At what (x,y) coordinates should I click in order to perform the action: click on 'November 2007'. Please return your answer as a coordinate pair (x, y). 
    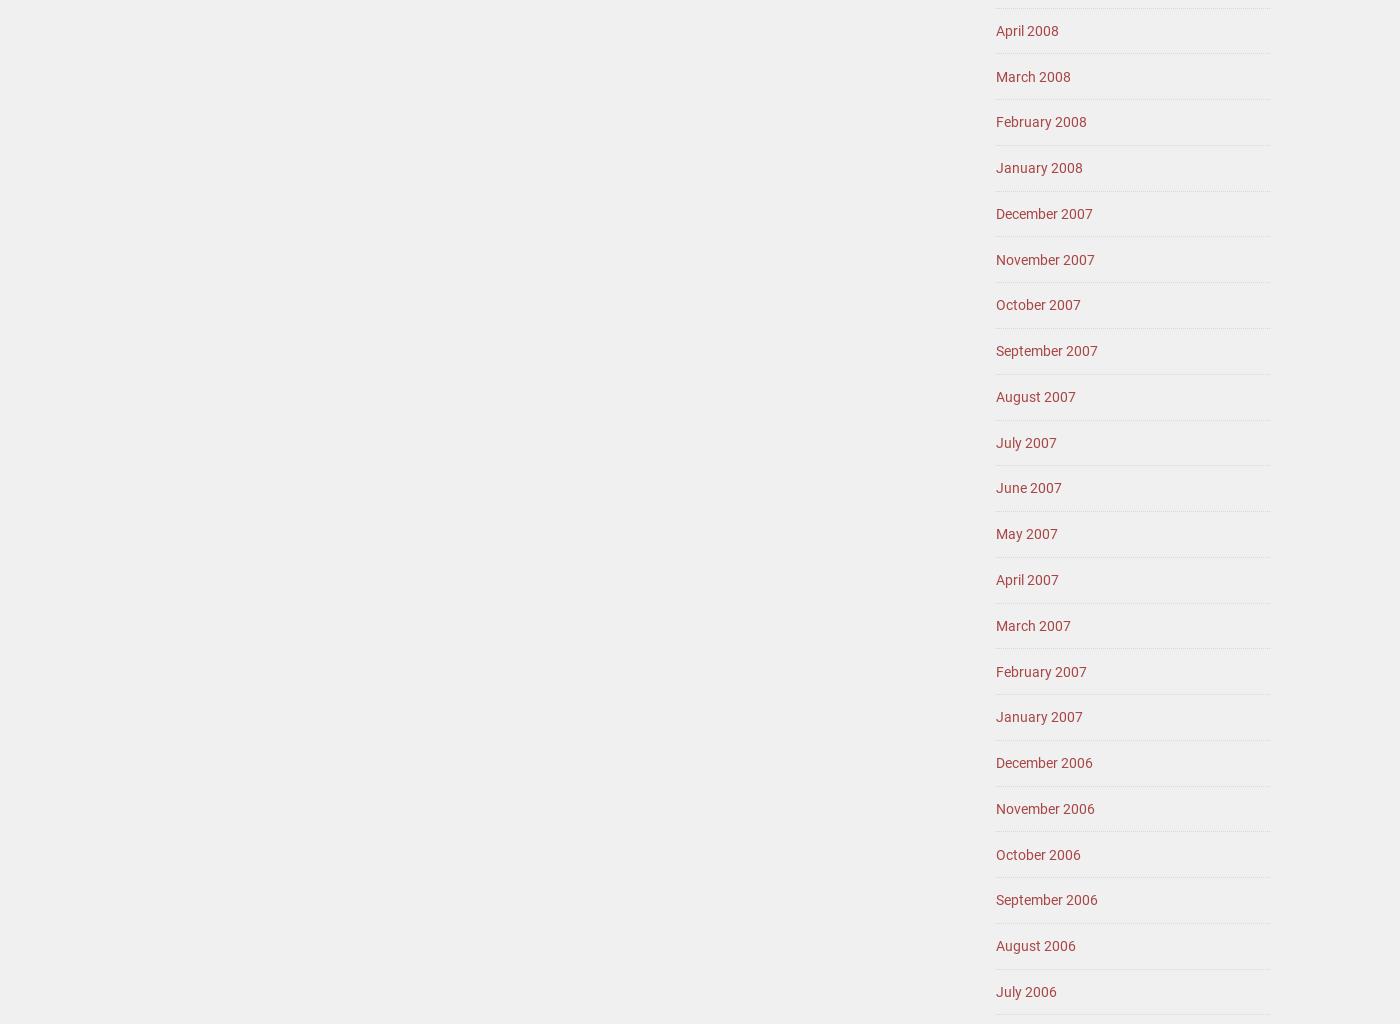
    Looking at the image, I should click on (1045, 258).